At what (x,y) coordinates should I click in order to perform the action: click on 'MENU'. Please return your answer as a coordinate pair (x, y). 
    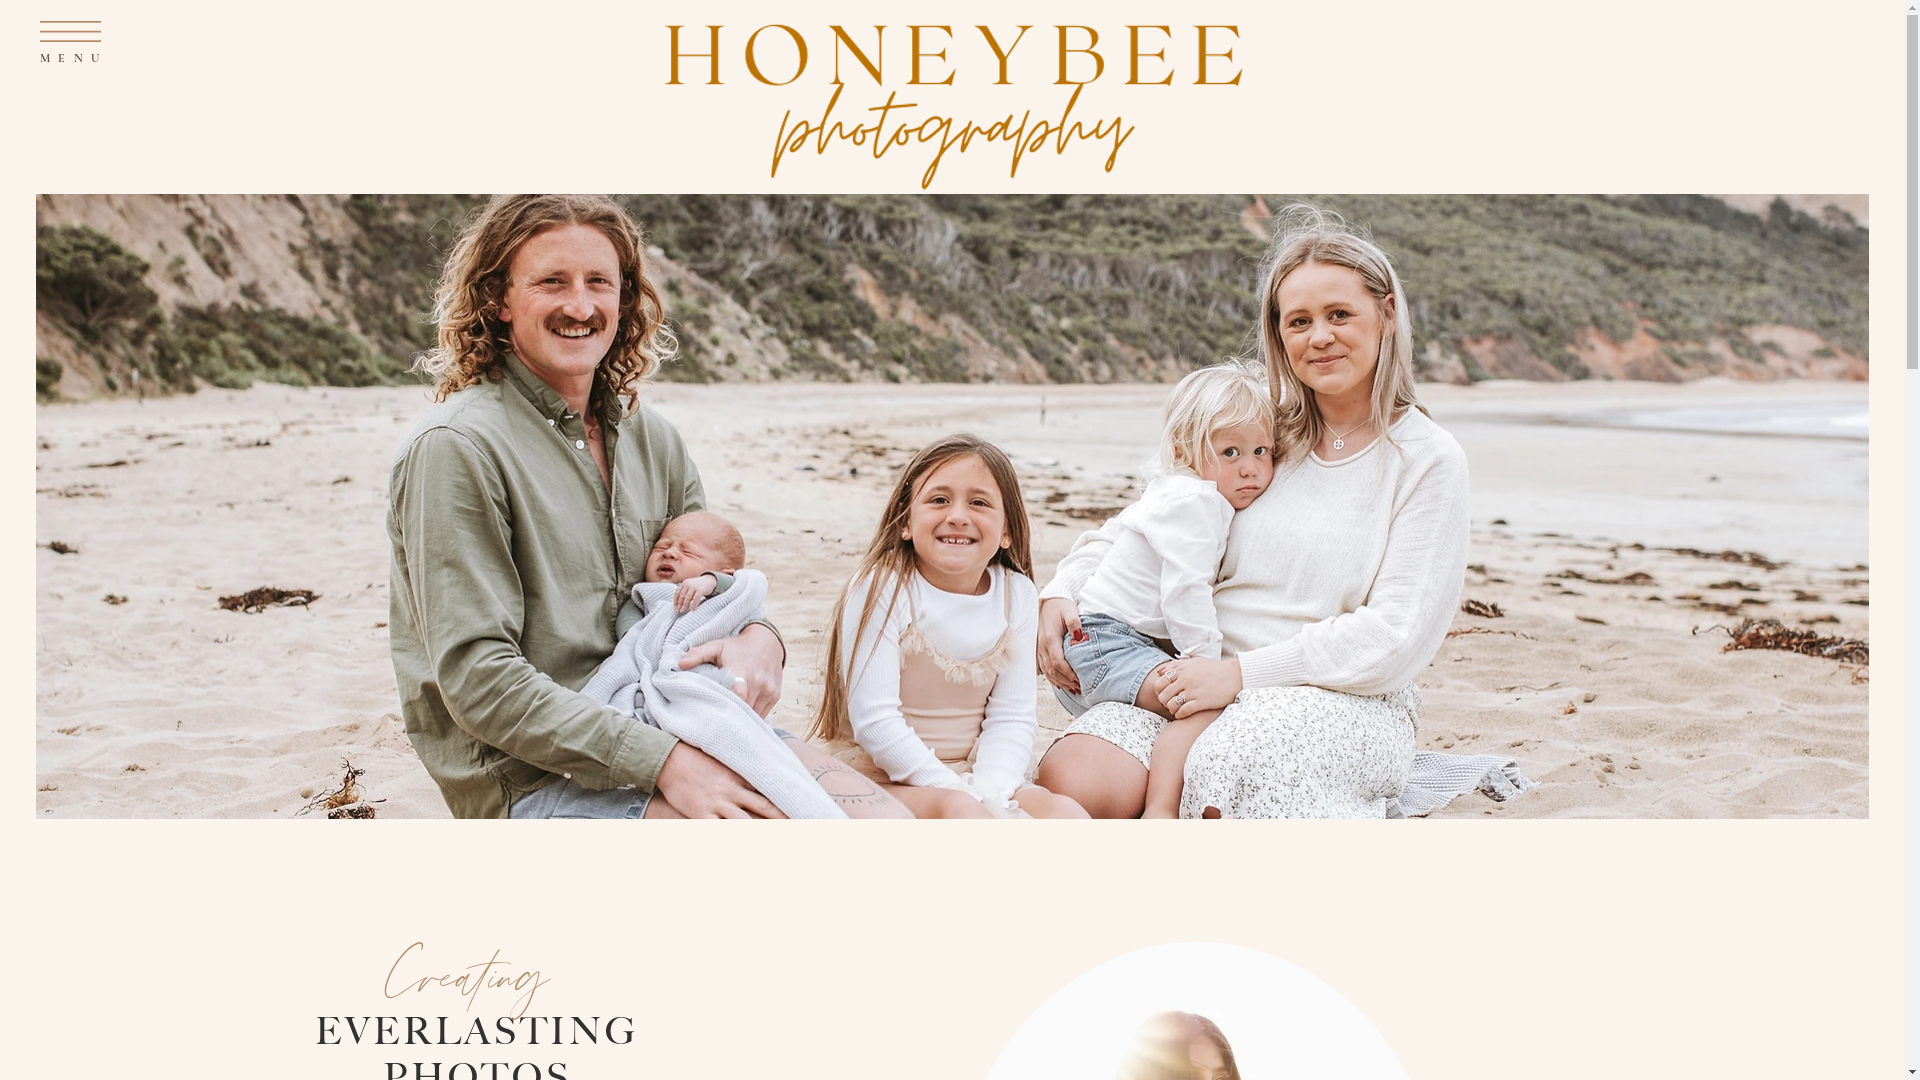
    Looking at the image, I should click on (73, 56).